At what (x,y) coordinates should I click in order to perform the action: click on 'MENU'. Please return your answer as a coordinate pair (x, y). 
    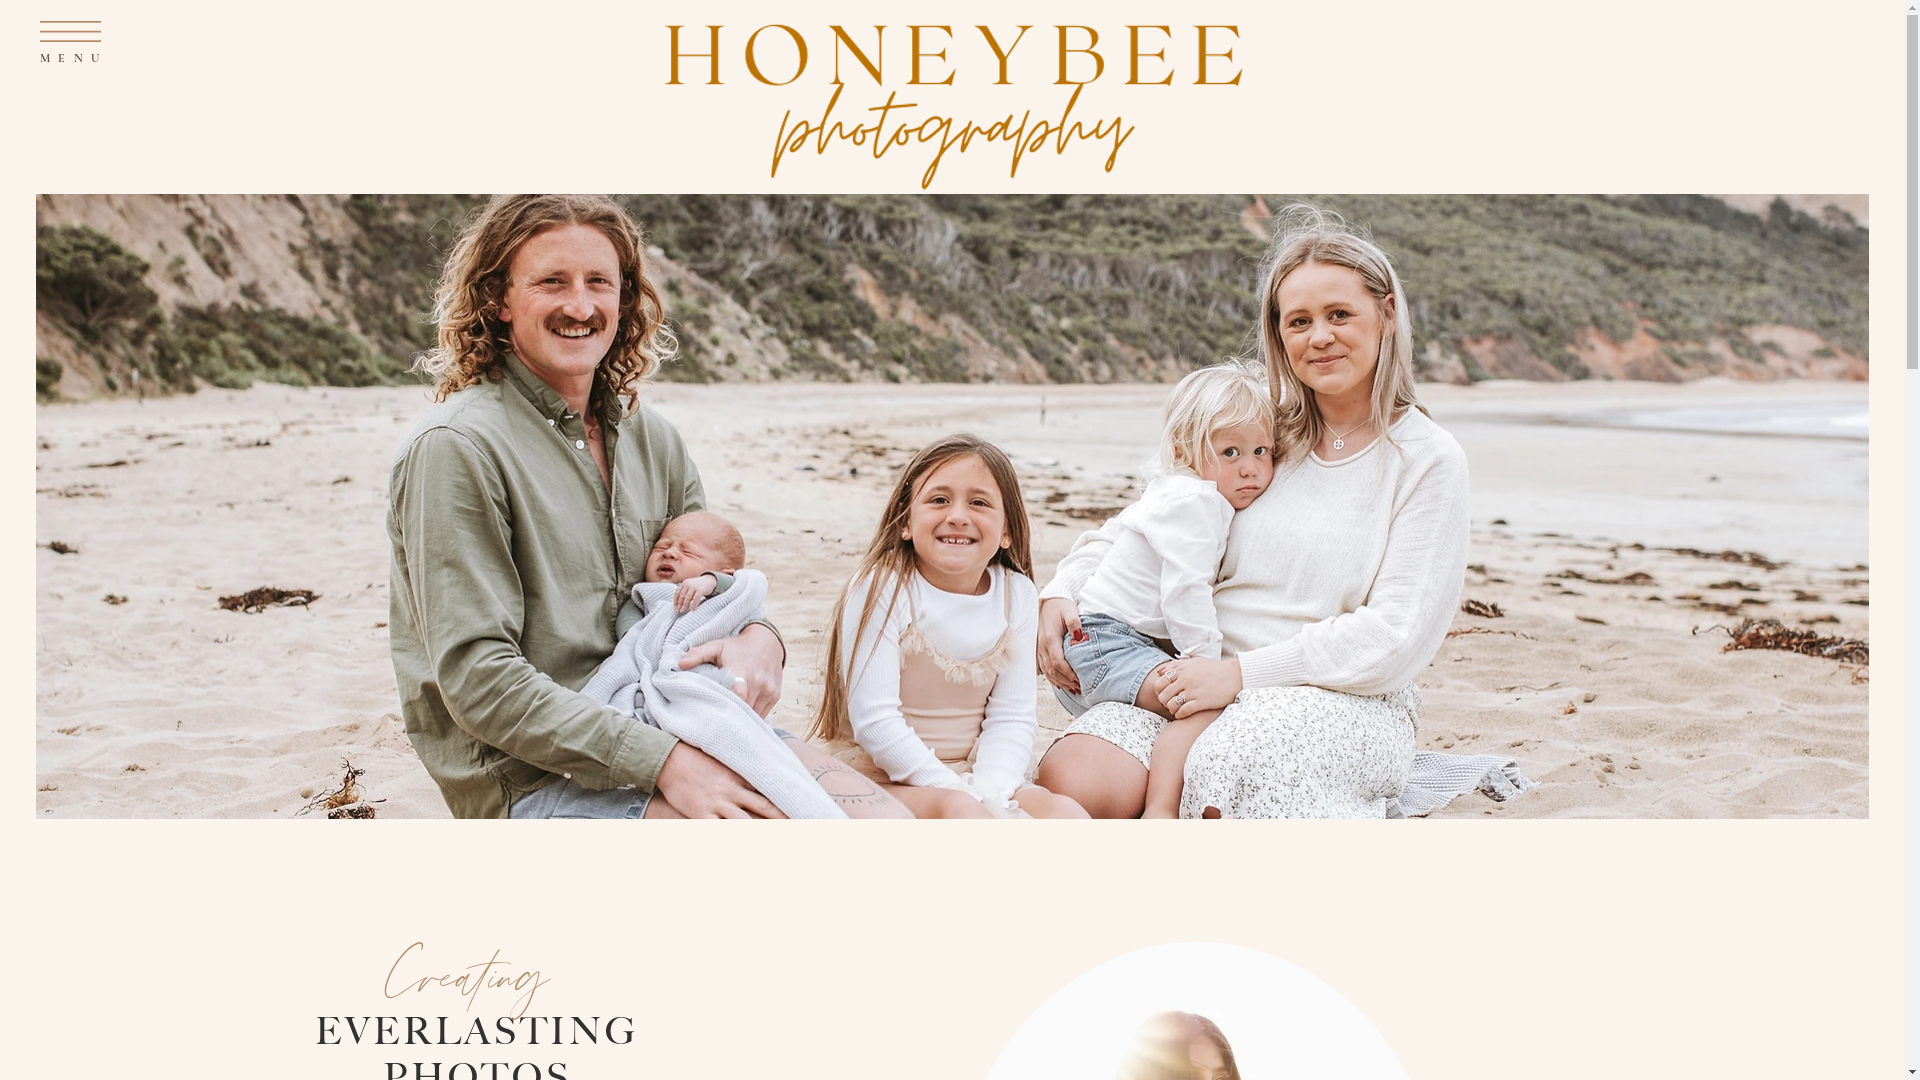
    Looking at the image, I should click on (73, 56).